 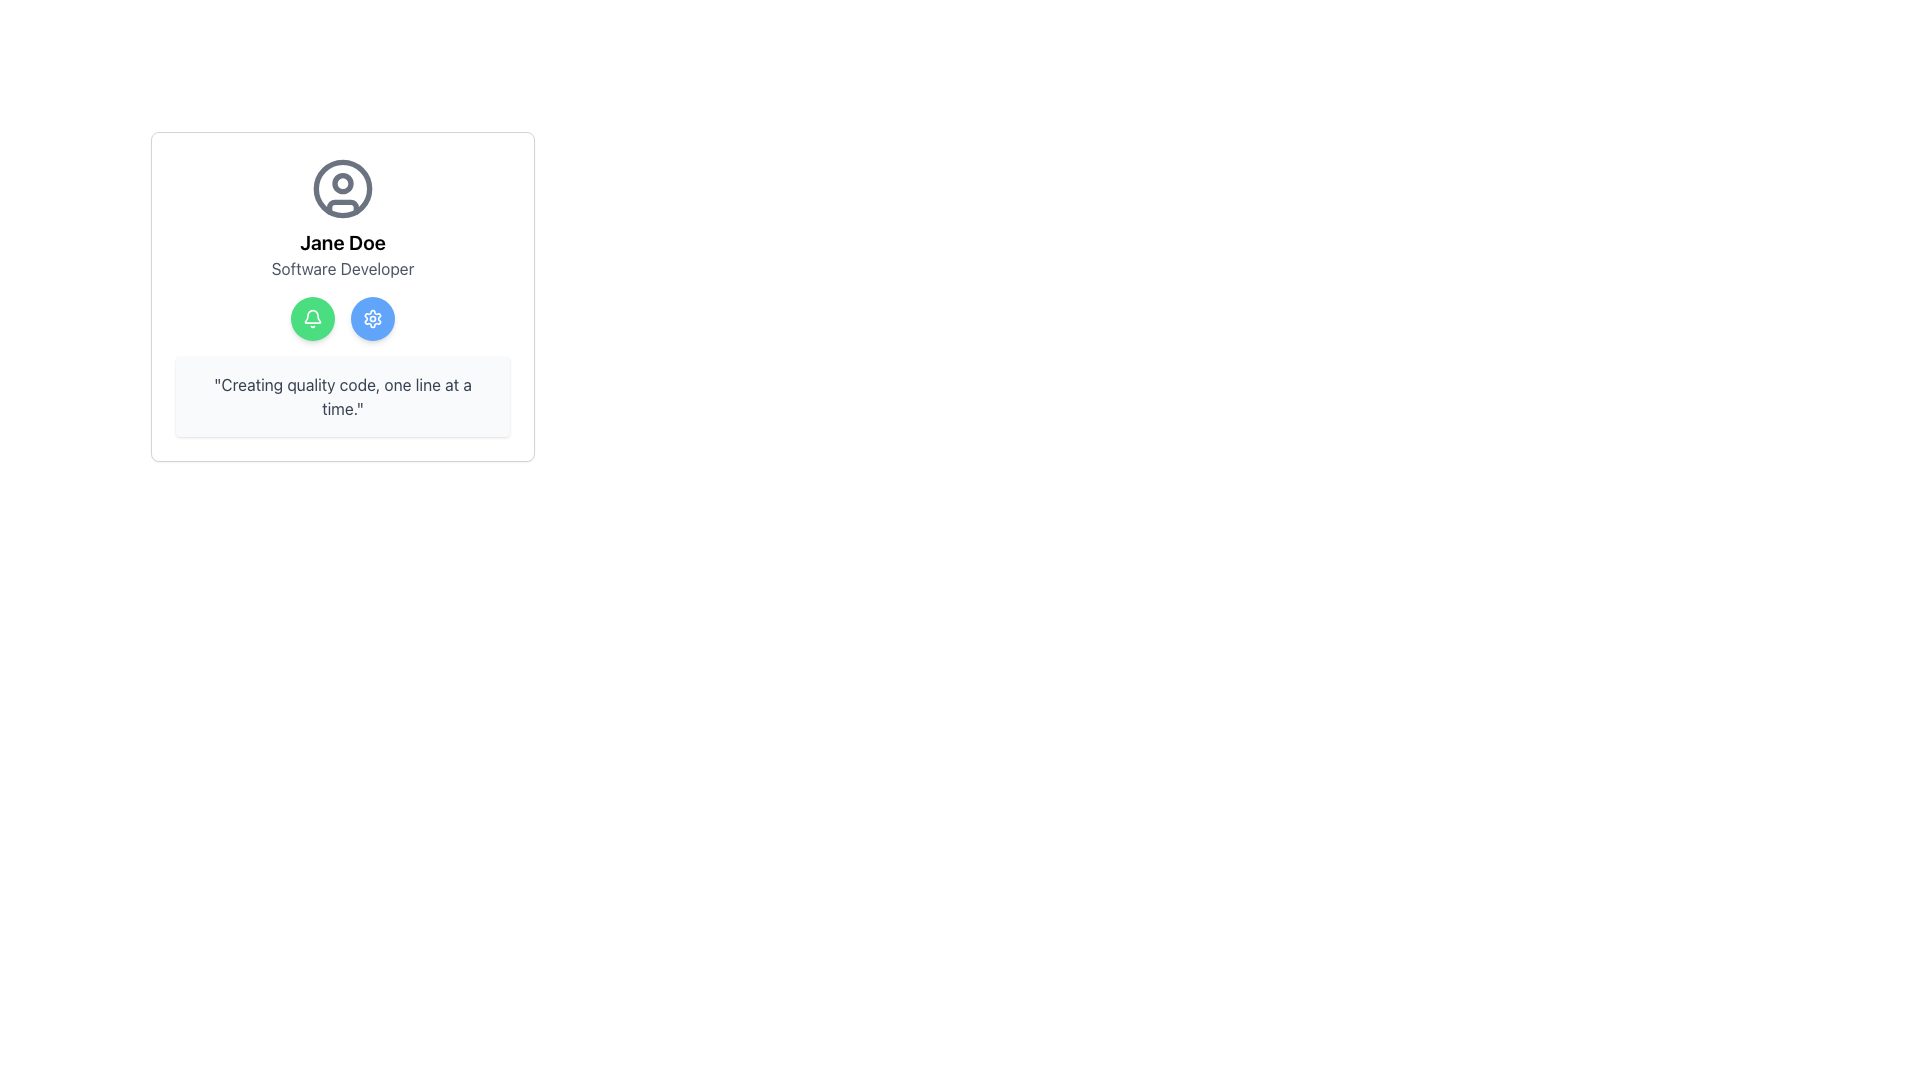 What do you see at coordinates (342, 189) in the screenshot?
I see `the circular user icon, which is gray and prominently located at the top-center of the card layout, above the text 'Jane Doe' and 'Software Developer'` at bounding box center [342, 189].